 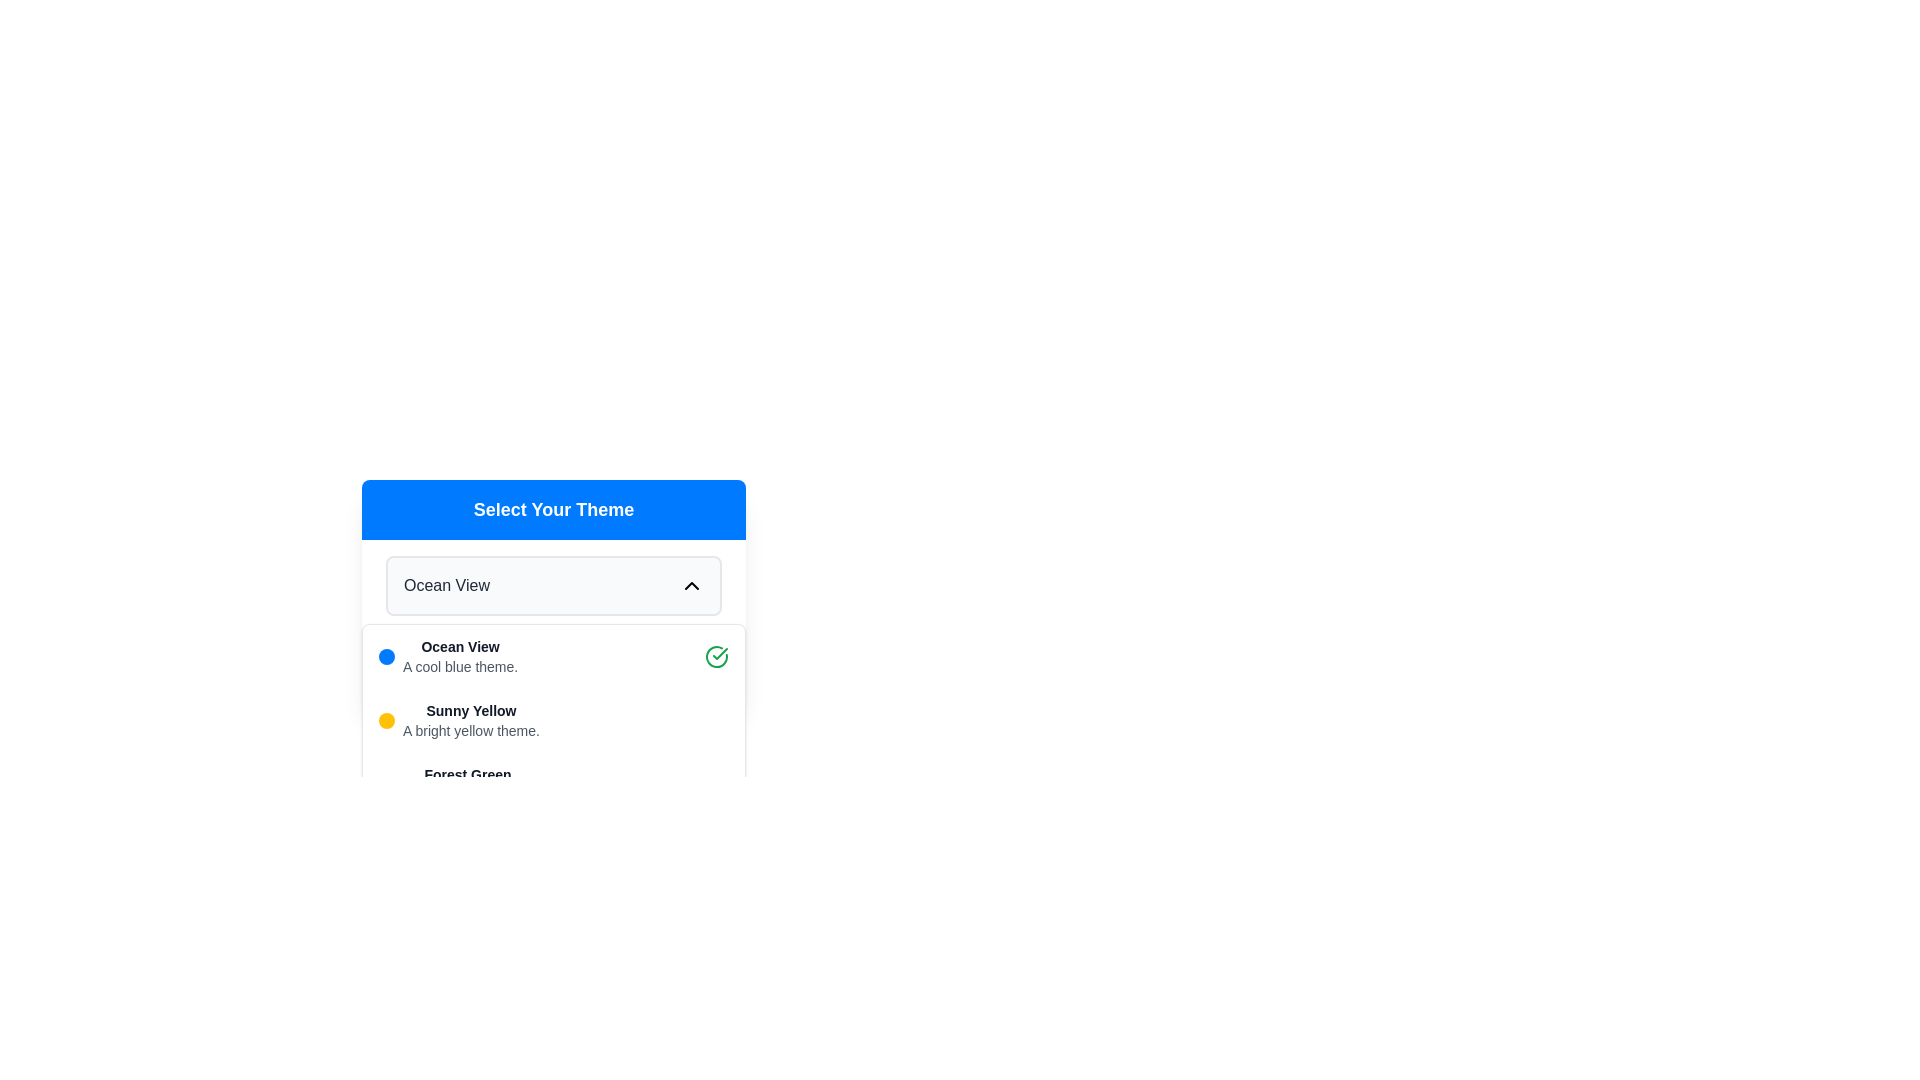 What do you see at coordinates (553, 721) in the screenshot?
I see `the 'Sunny Yellow' theme option in the dropdown menu` at bounding box center [553, 721].